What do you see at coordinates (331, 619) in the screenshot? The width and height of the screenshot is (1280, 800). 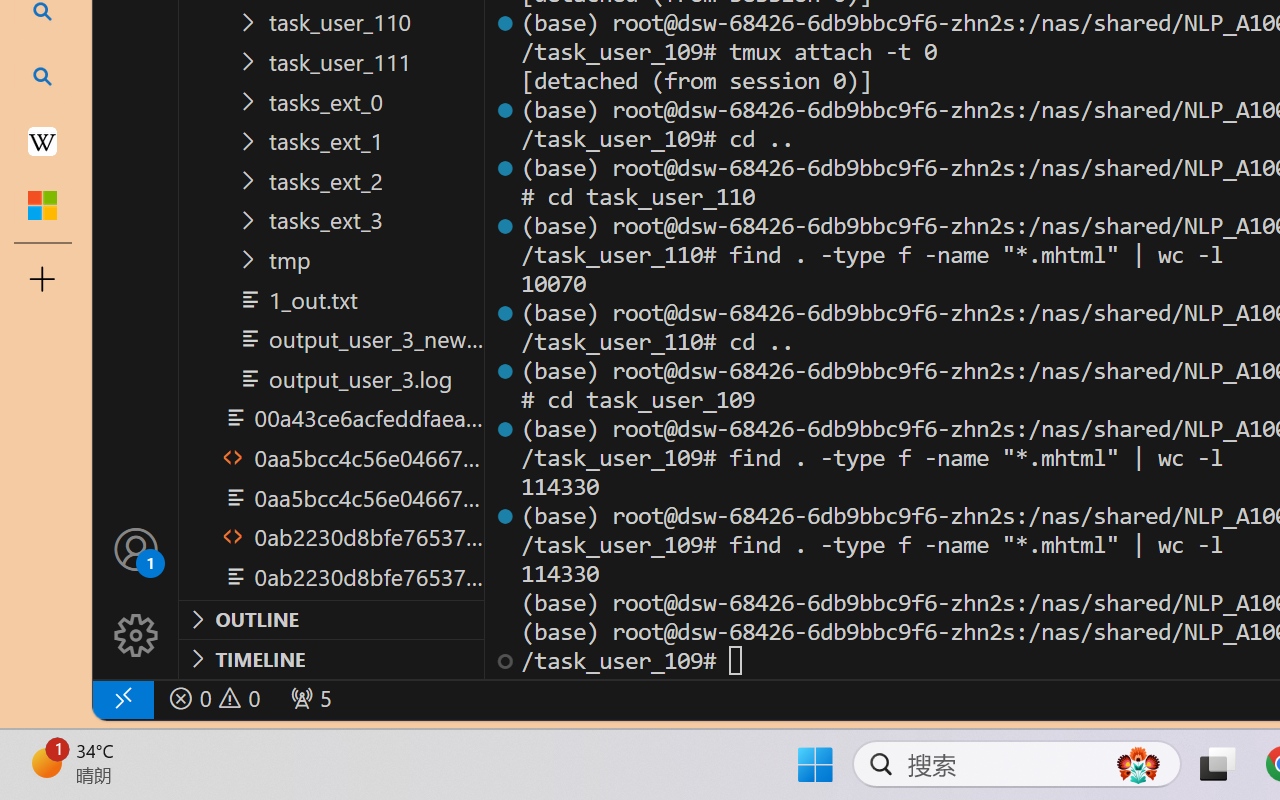 I see `'Outline Section'` at bounding box center [331, 619].